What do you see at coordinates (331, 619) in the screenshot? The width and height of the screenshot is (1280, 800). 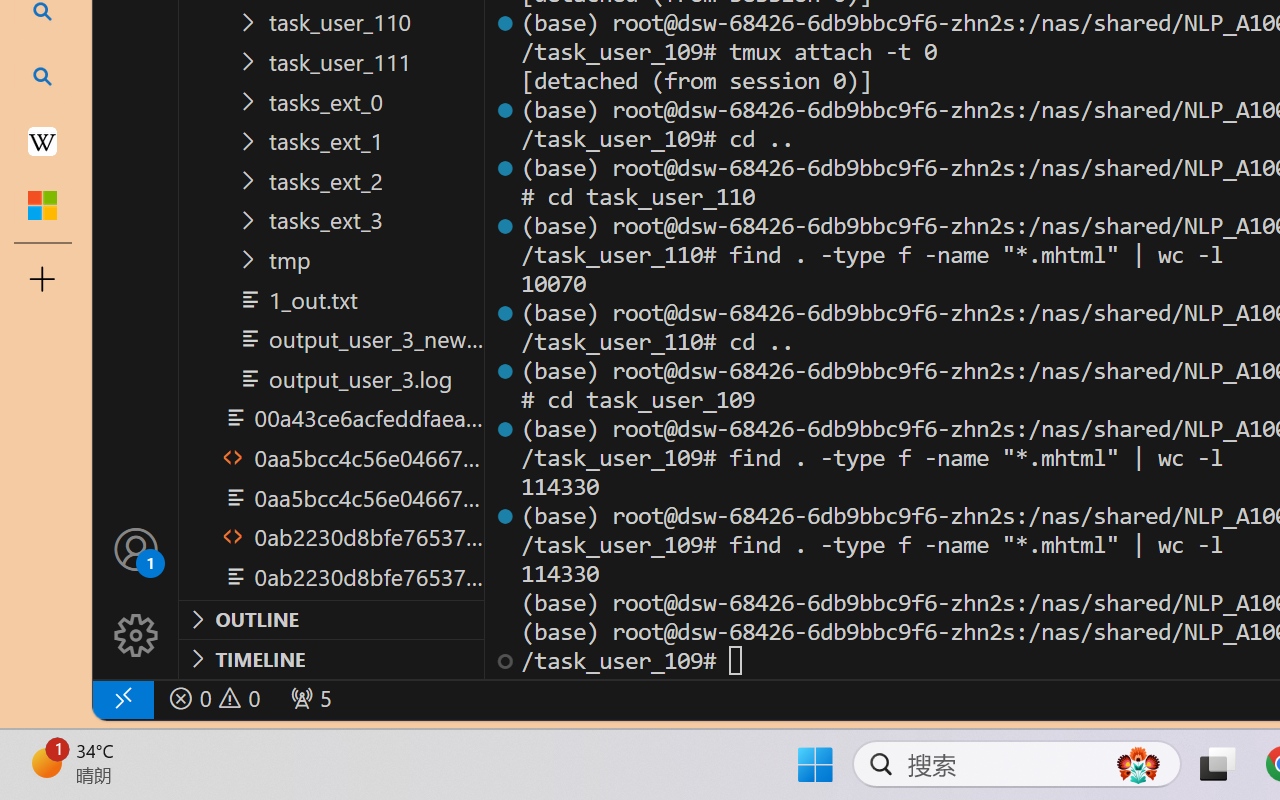 I see `'Outline Section'` at bounding box center [331, 619].